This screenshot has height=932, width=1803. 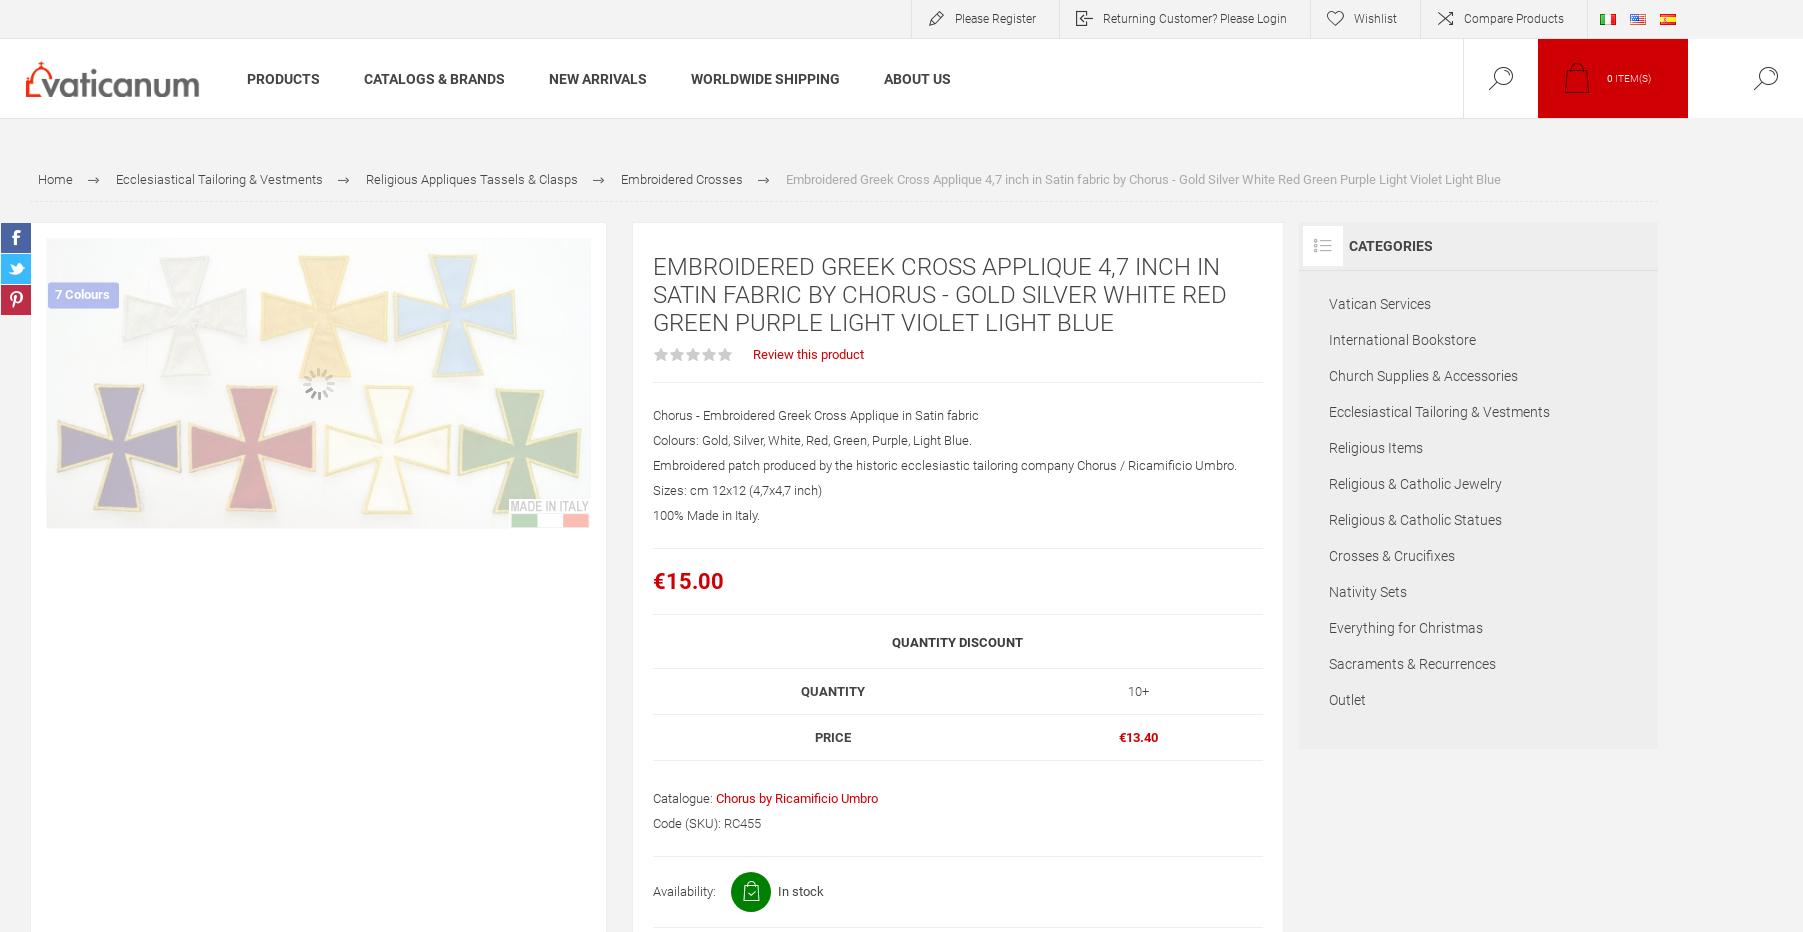 What do you see at coordinates (807, 353) in the screenshot?
I see `'Review this product'` at bounding box center [807, 353].